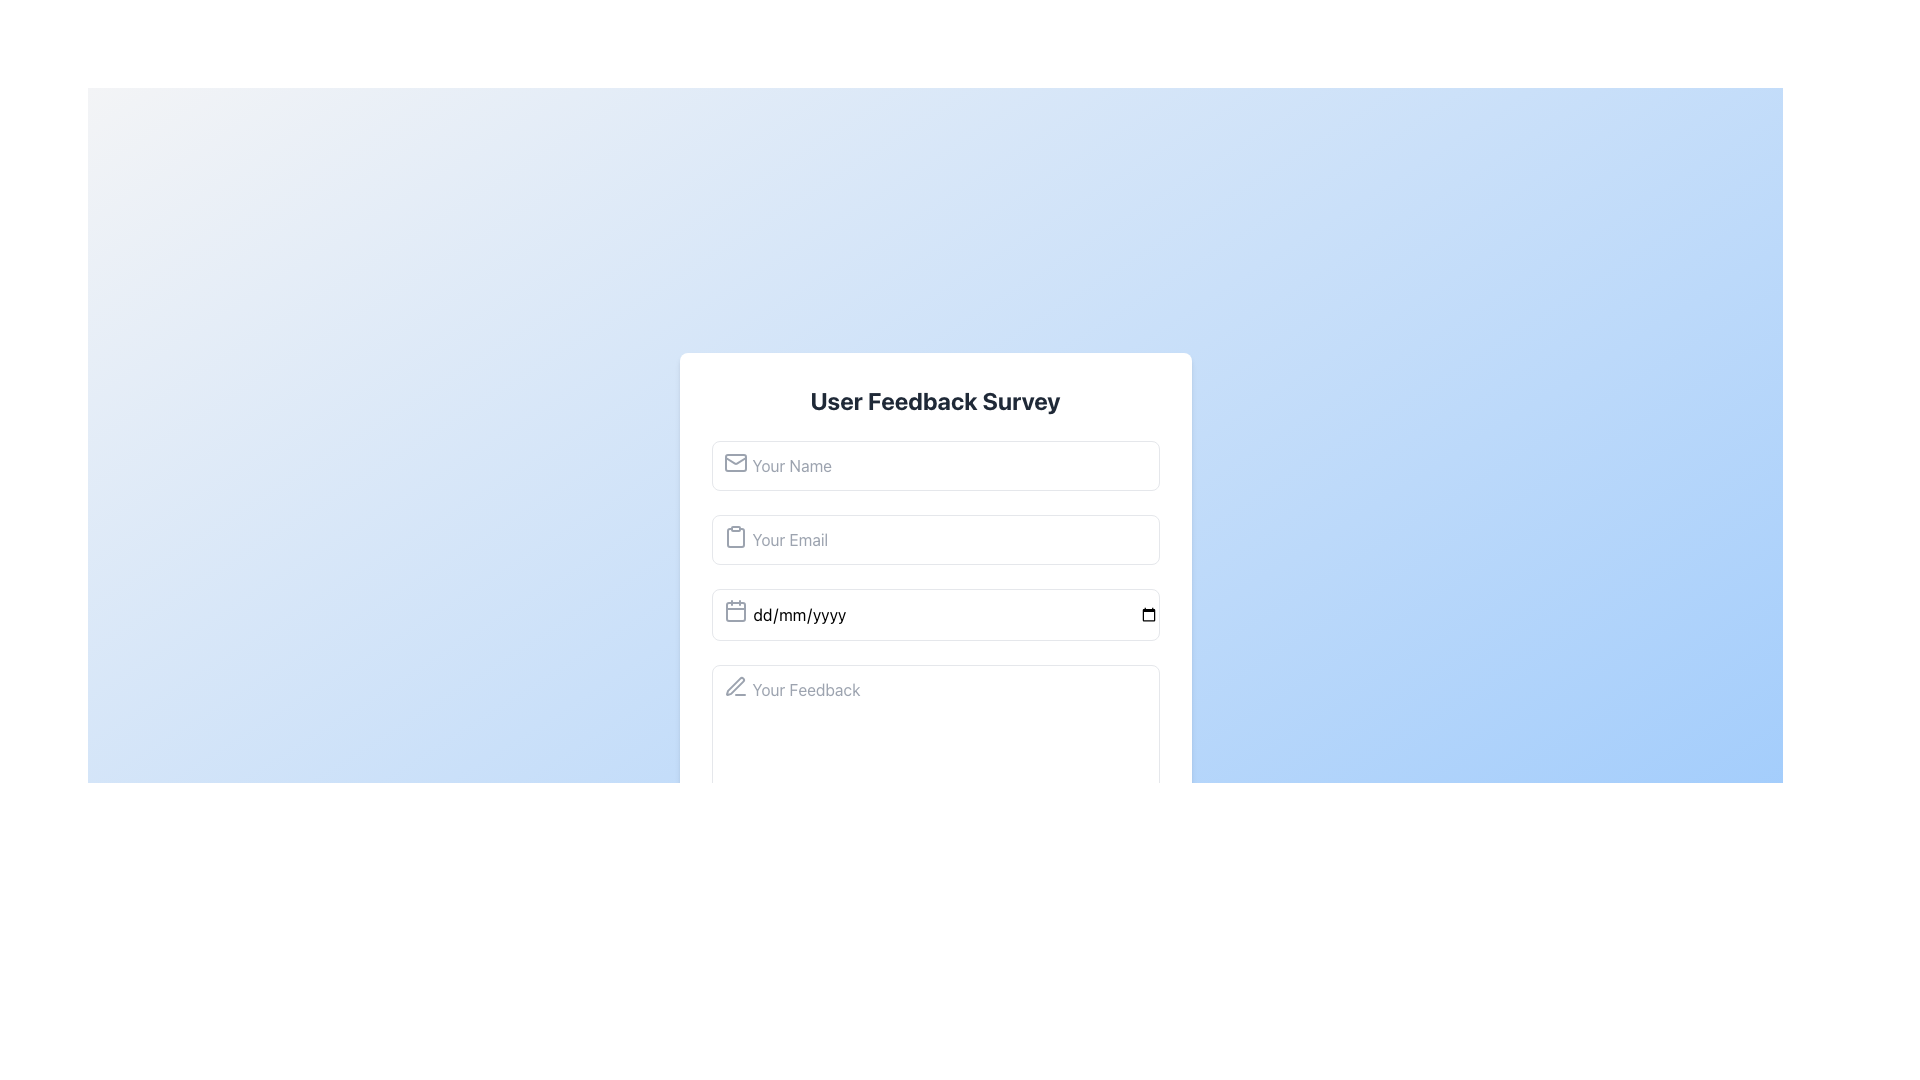 Image resolution: width=1920 pixels, height=1080 pixels. What do you see at coordinates (734, 685) in the screenshot?
I see `the small gray pen icon located to the left of the 'Your Feedback' text area input box` at bounding box center [734, 685].